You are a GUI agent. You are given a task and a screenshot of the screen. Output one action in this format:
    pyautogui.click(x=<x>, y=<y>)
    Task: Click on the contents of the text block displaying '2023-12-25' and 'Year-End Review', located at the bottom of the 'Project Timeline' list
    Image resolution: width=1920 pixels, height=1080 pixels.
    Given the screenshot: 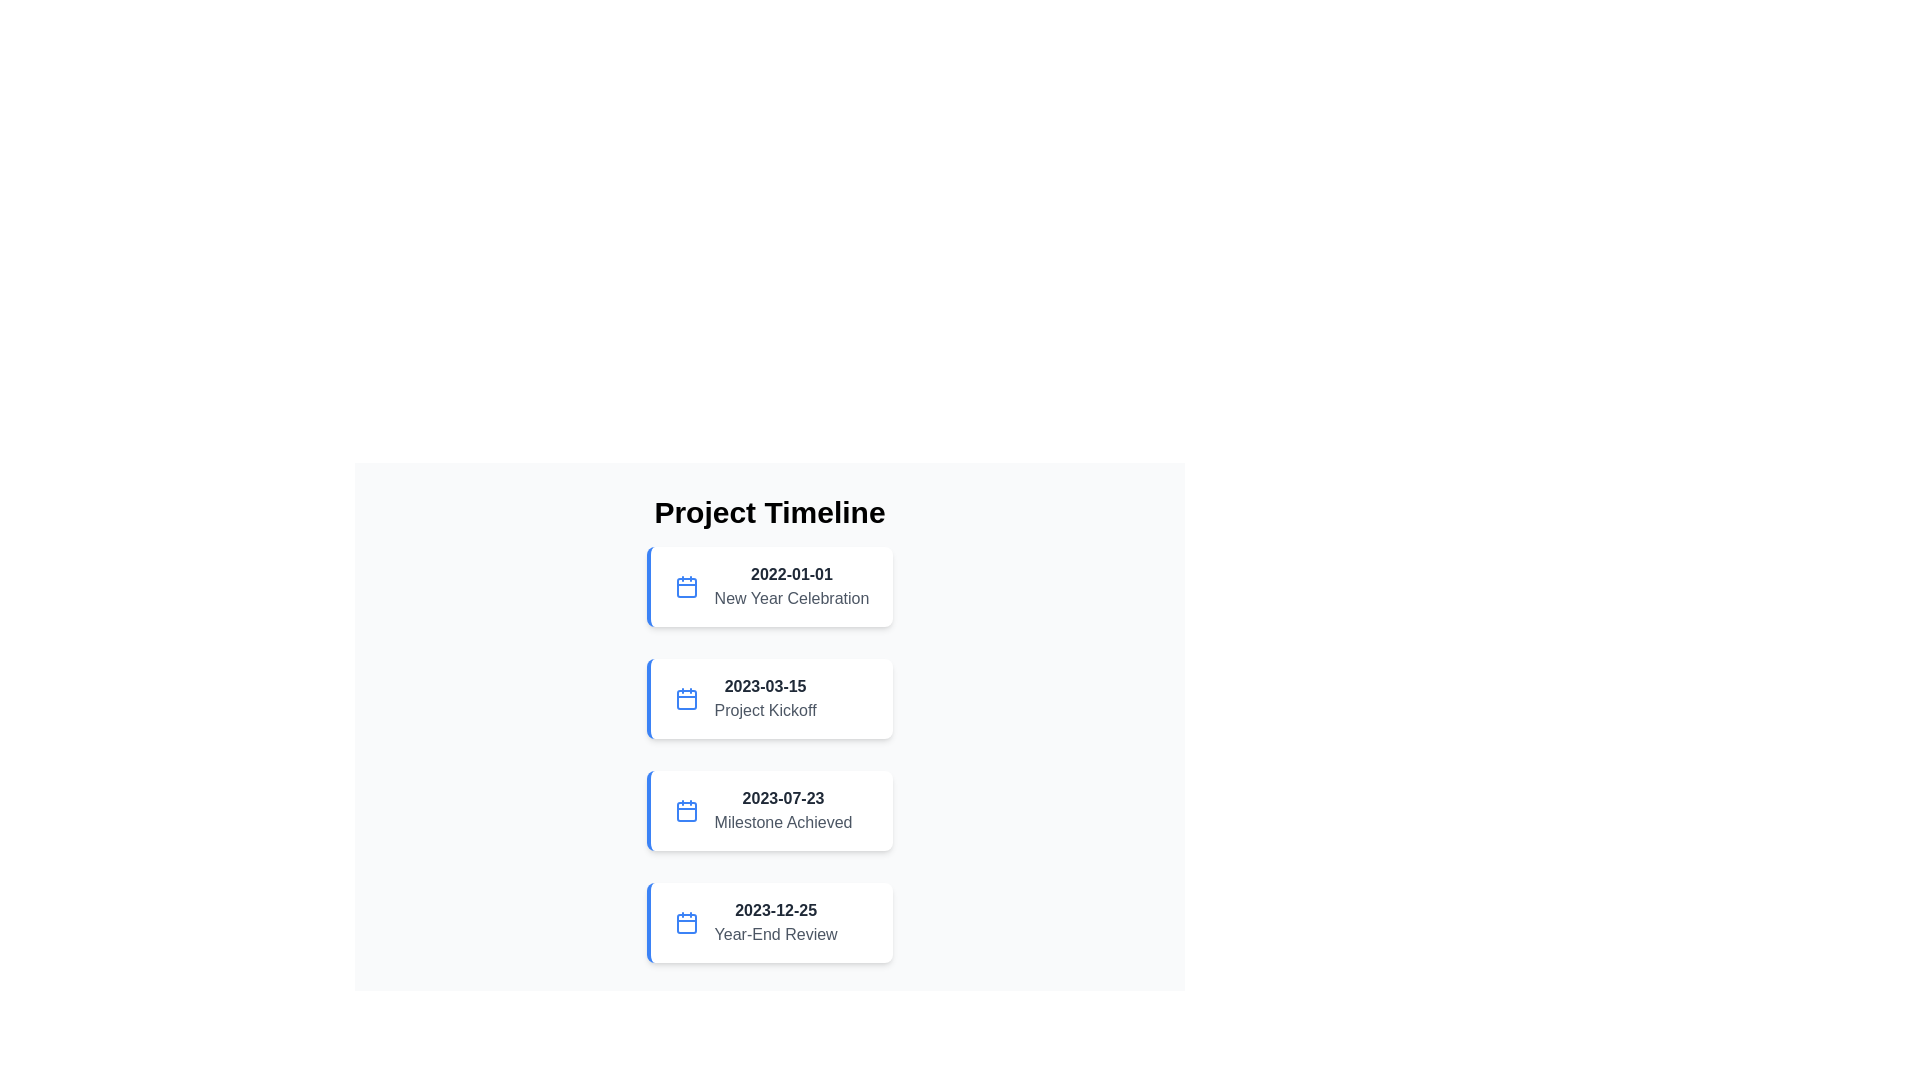 What is the action you would take?
    pyautogui.click(x=775, y=922)
    